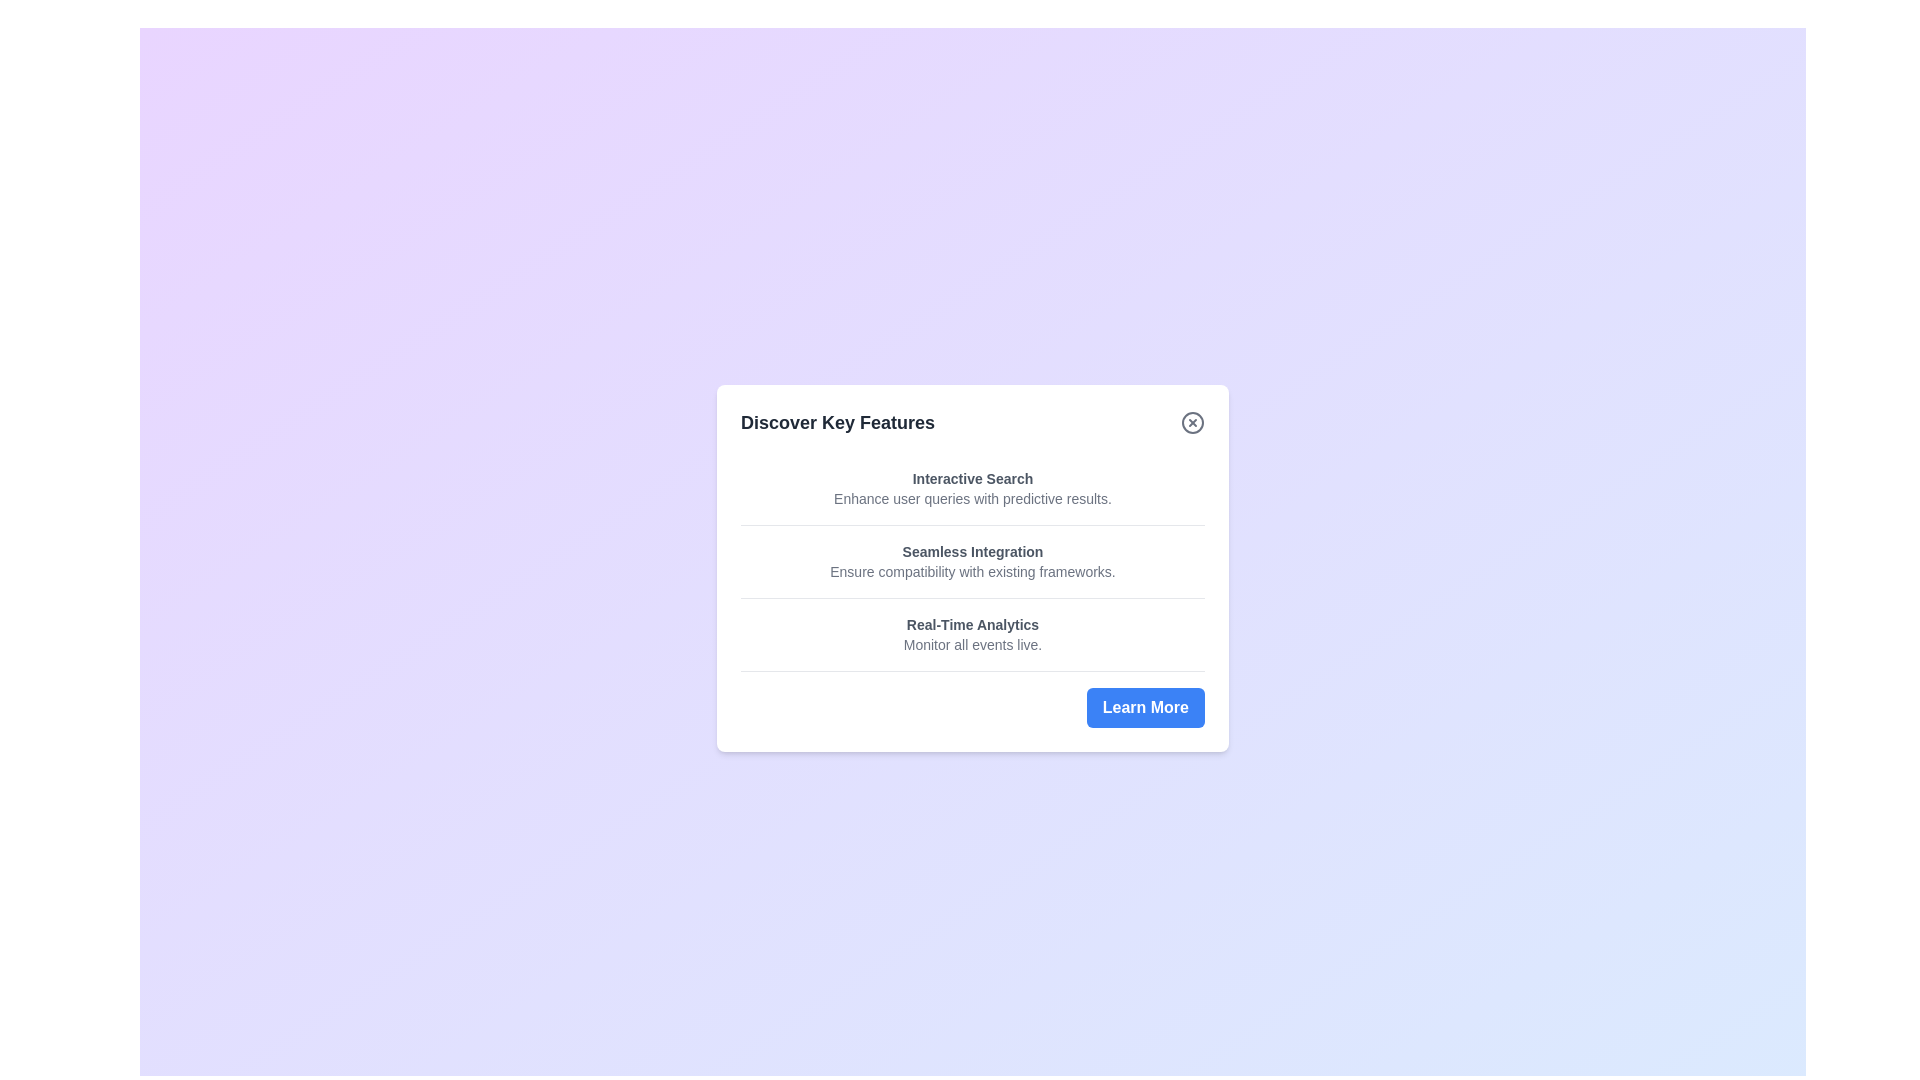 The height and width of the screenshot is (1080, 1920). Describe the element at coordinates (1145, 706) in the screenshot. I see `the 'Learn More' button to trigger its associated action` at that location.